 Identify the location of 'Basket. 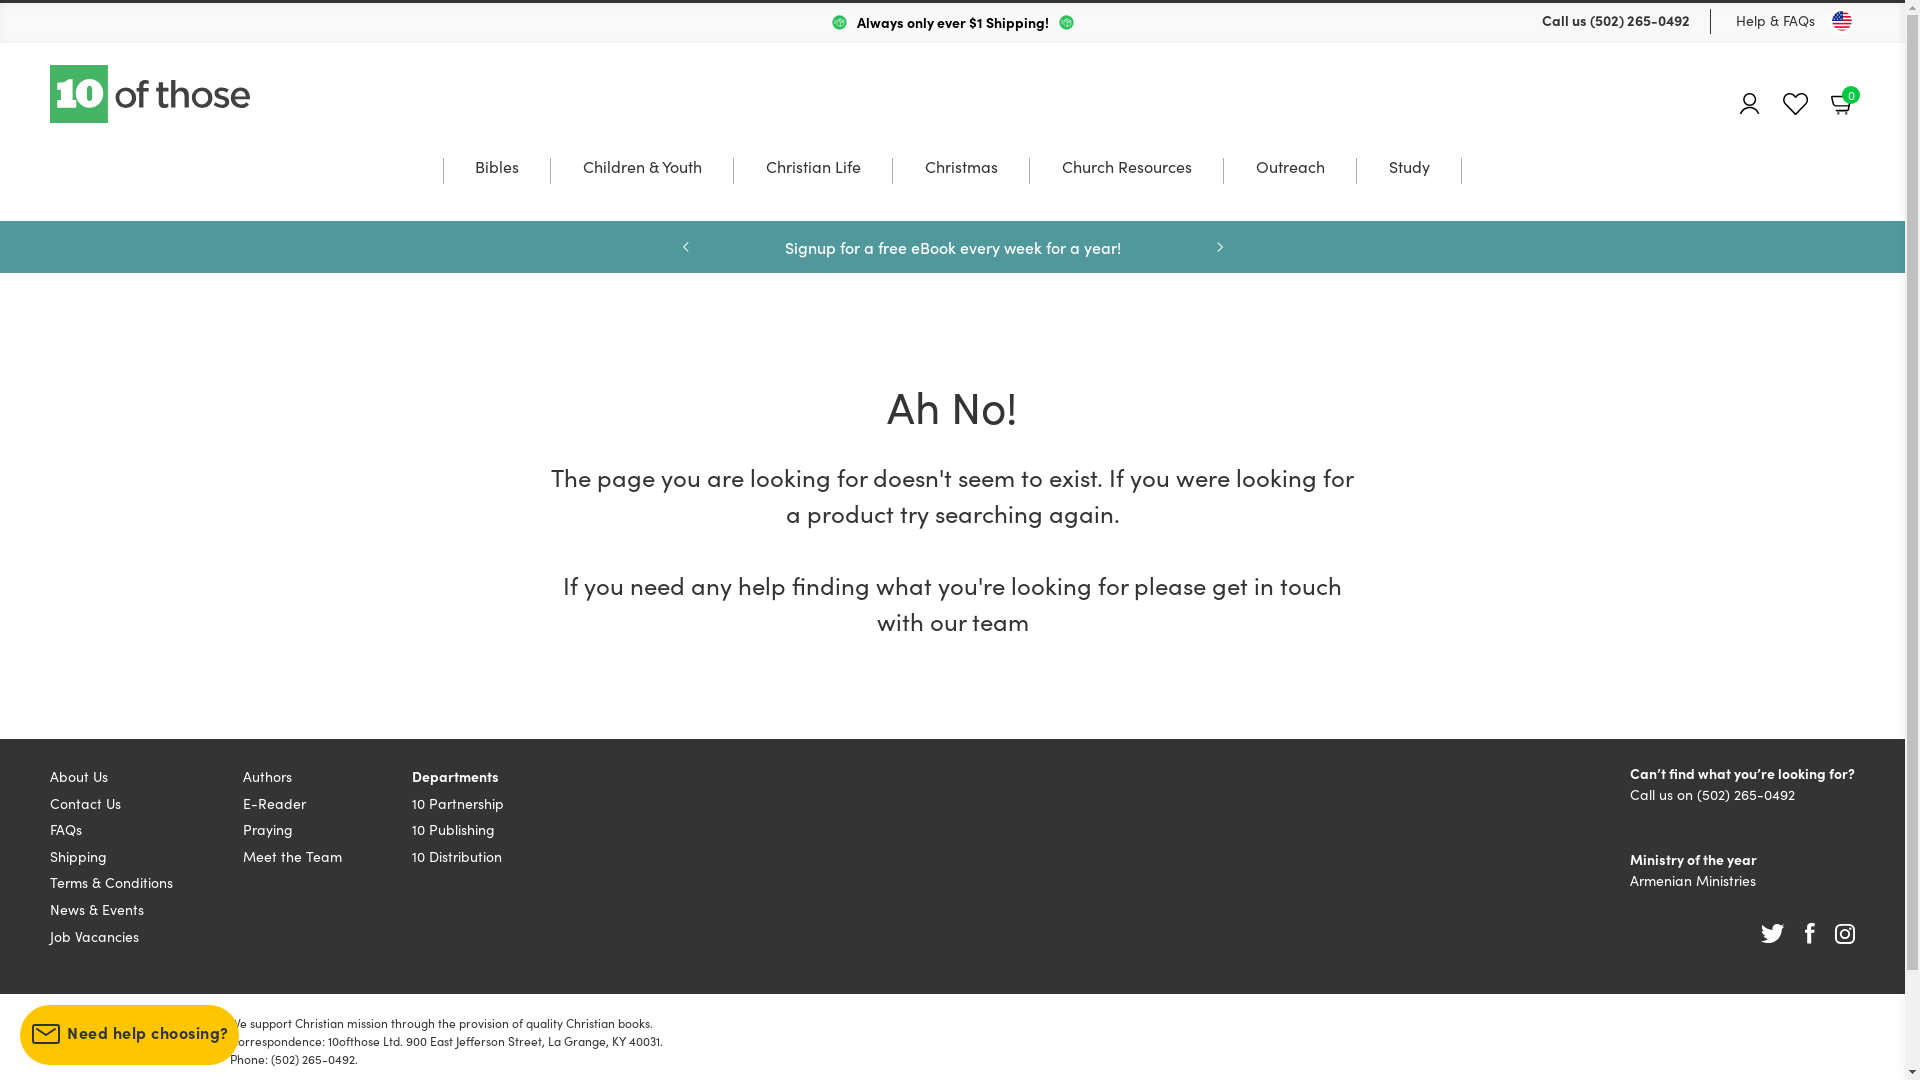
(1842, 103).